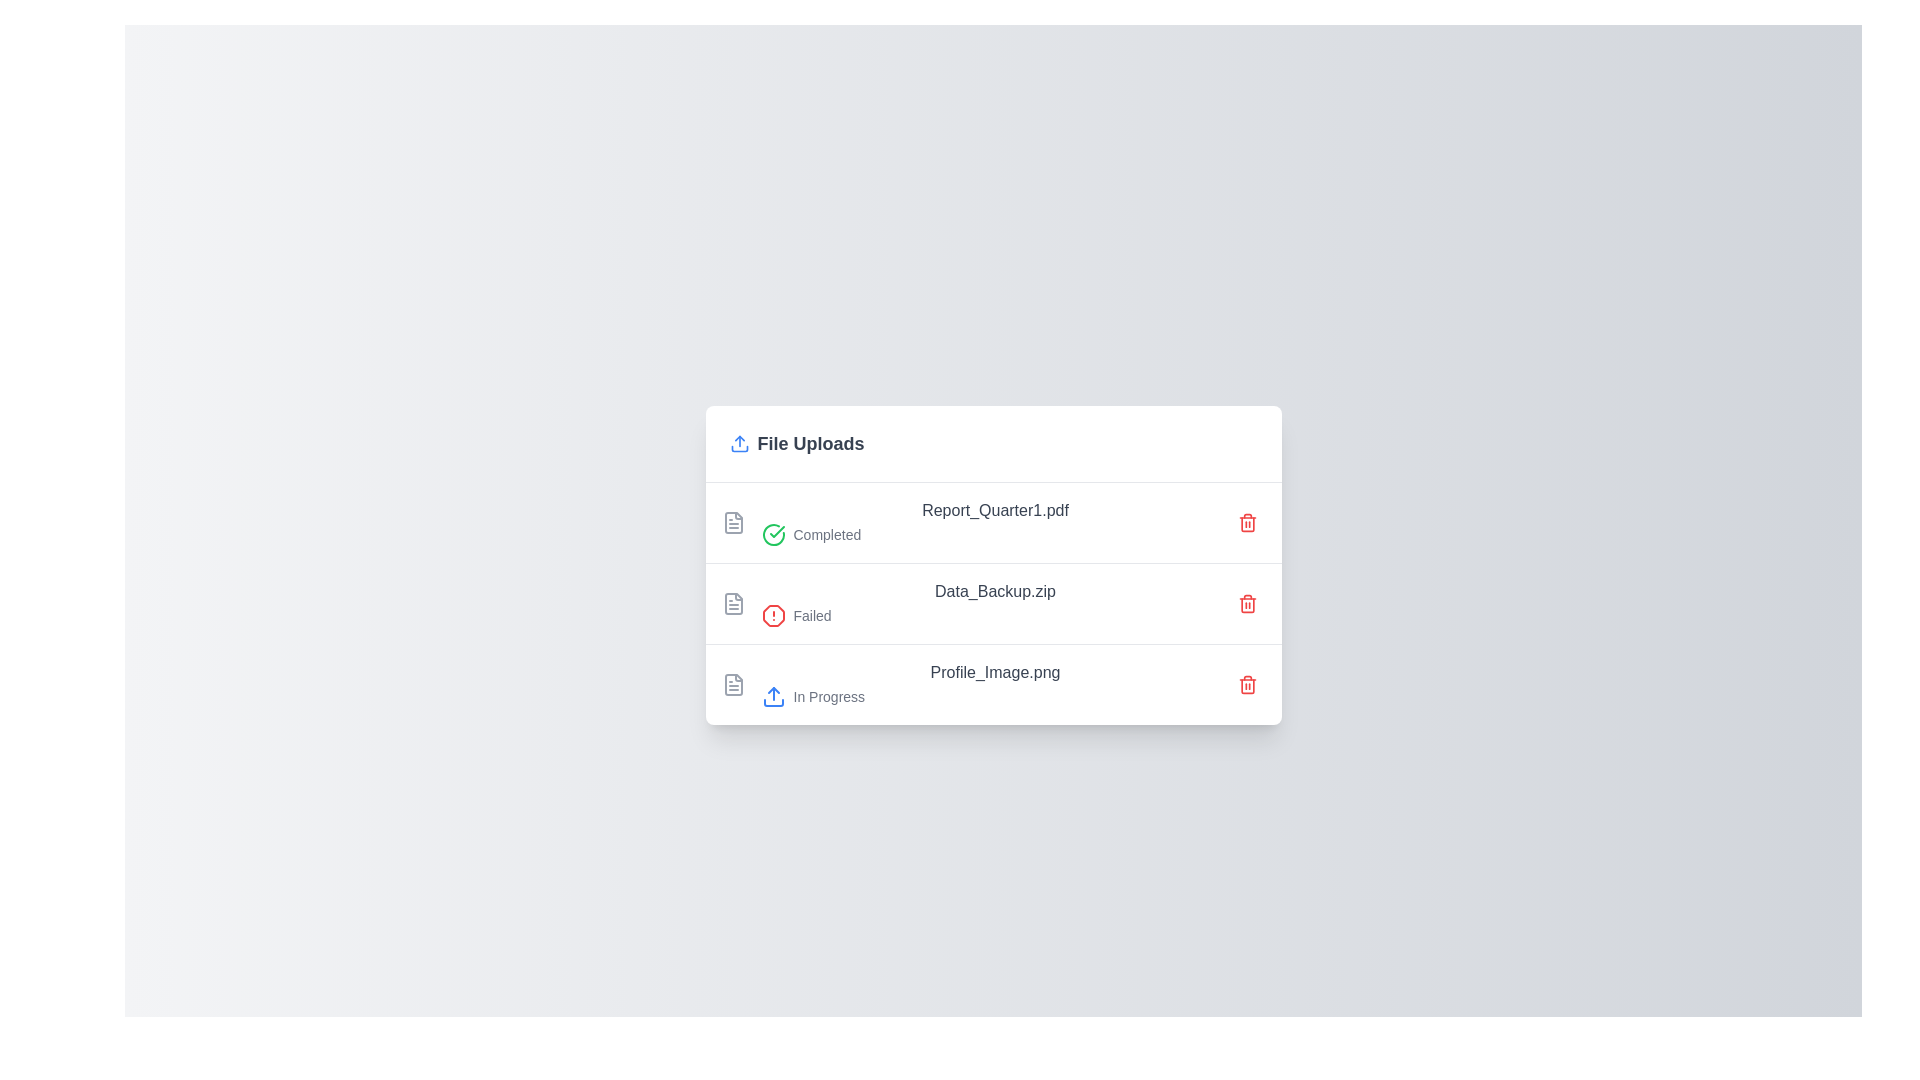 The height and width of the screenshot is (1080, 1920). Describe the element at coordinates (732, 683) in the screenshot. I see `the document icon located in the third row of the file upload list, positioned to the left of the 'Profile_Image.png' label` at that location.